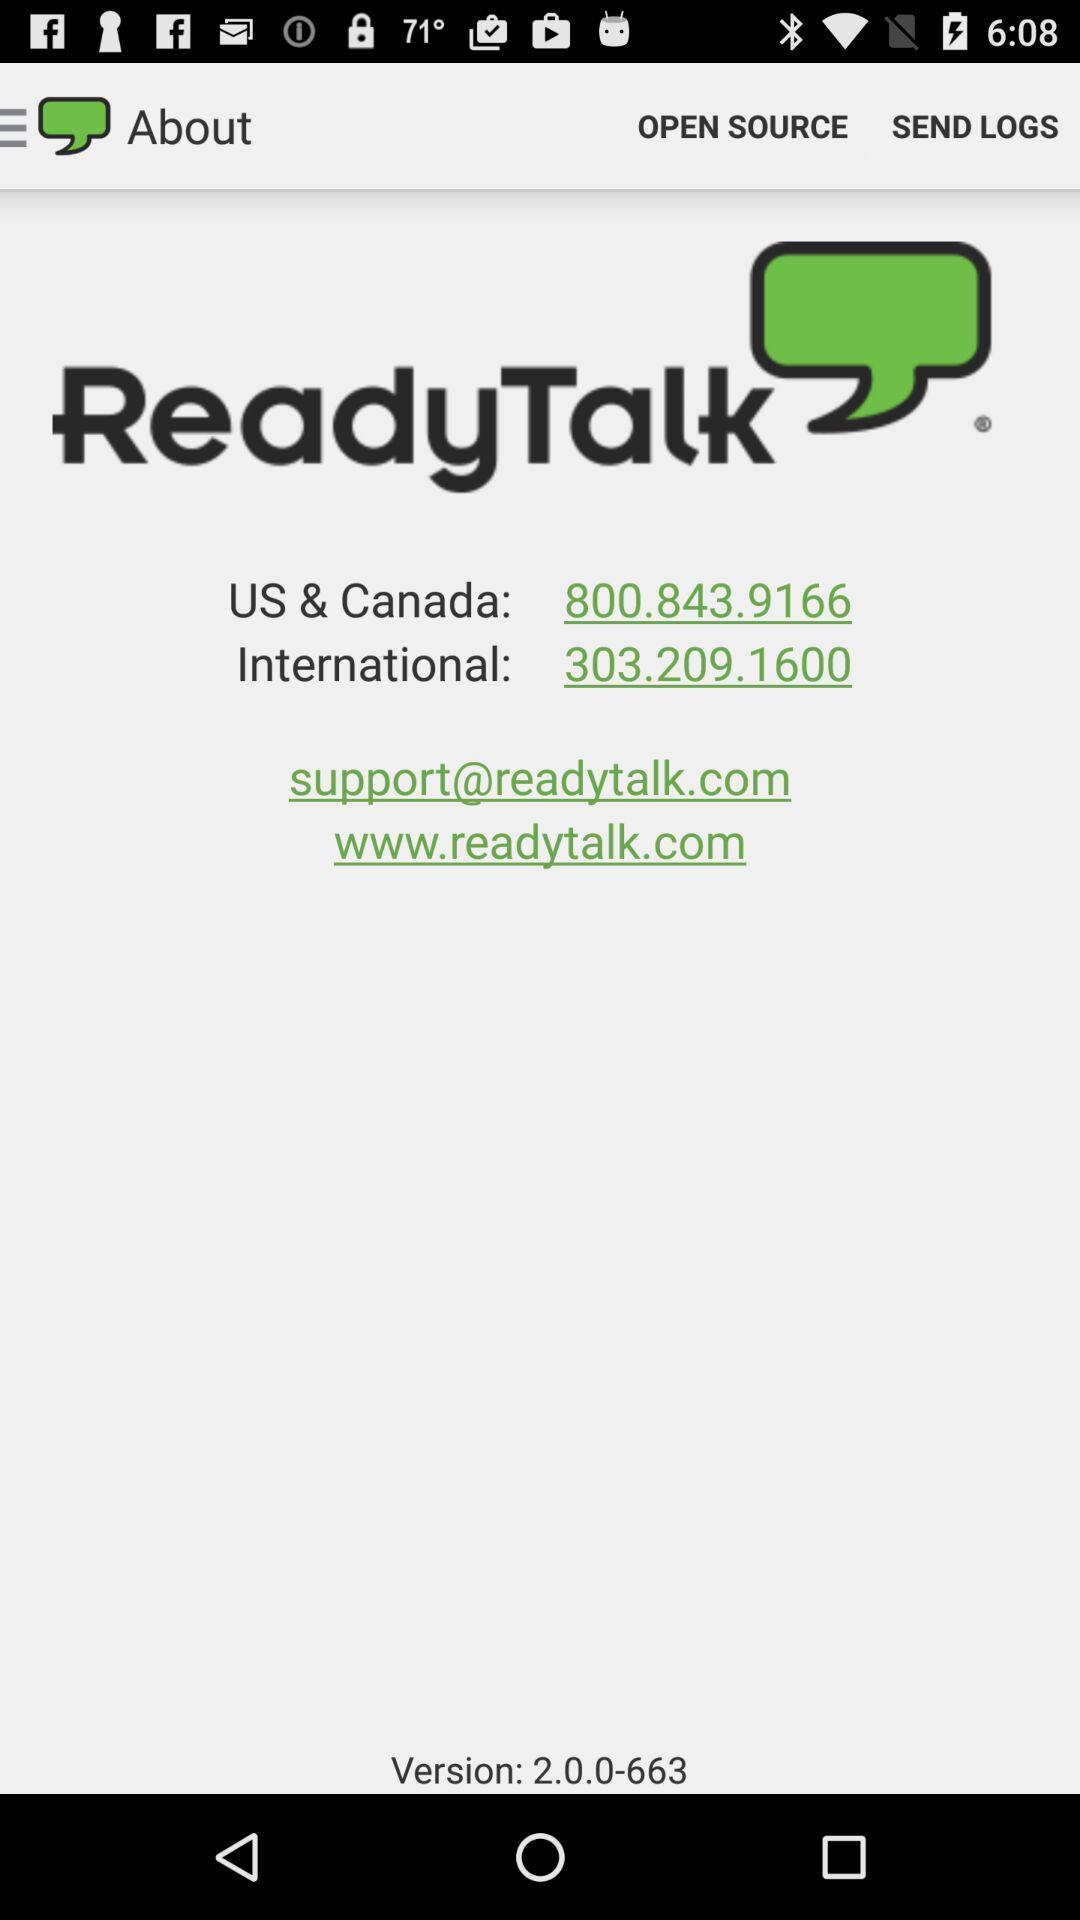 This screenshot has height=1920, width=1080. Describe the element at coordinates (742, 124) in the screenshot. I see `icon to the right of the about` at that location.